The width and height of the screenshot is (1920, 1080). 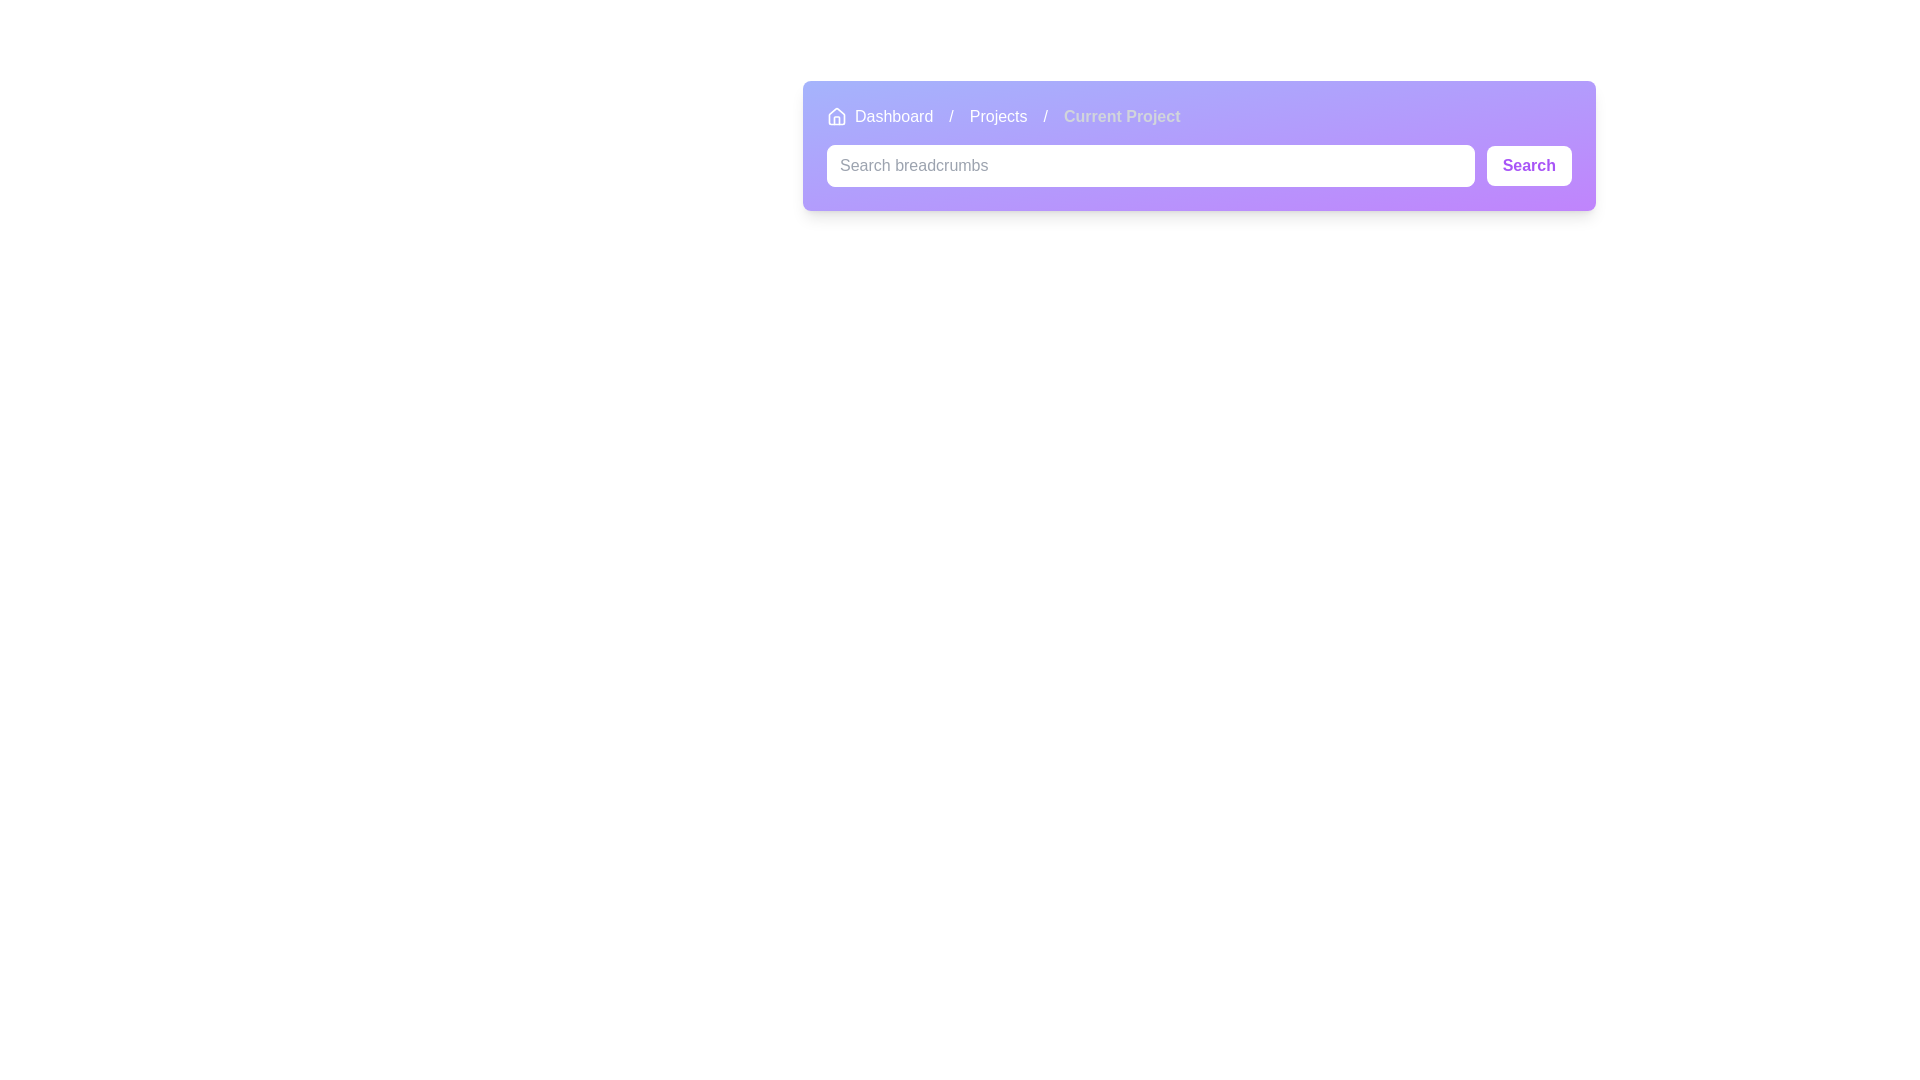 I want to click on the 'Dashboard' hyperlink text element, which is styled in white and located, so click(x=893, y=116).